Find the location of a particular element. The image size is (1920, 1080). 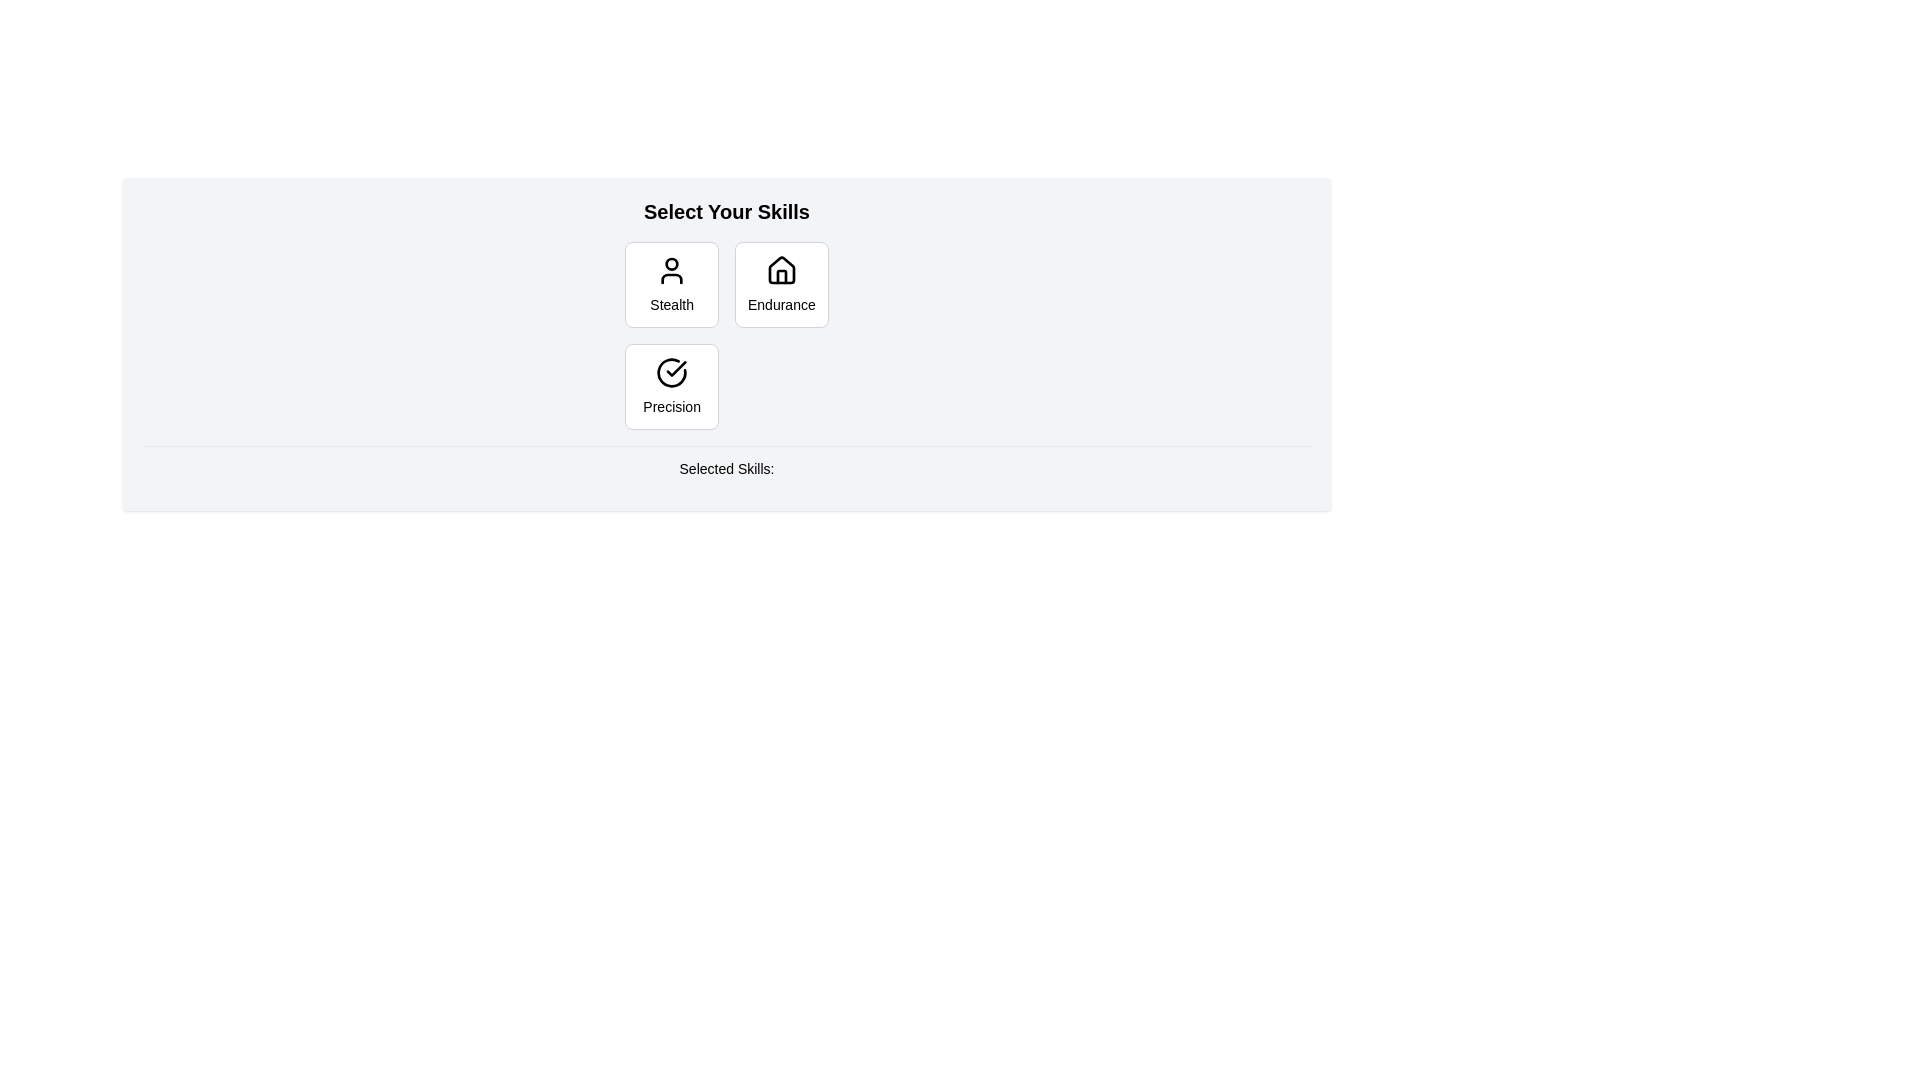

the 'Endurance' graphical element within the SVG icon representing skill selection, located at the center of the icon is located at coordinates (780, 277).